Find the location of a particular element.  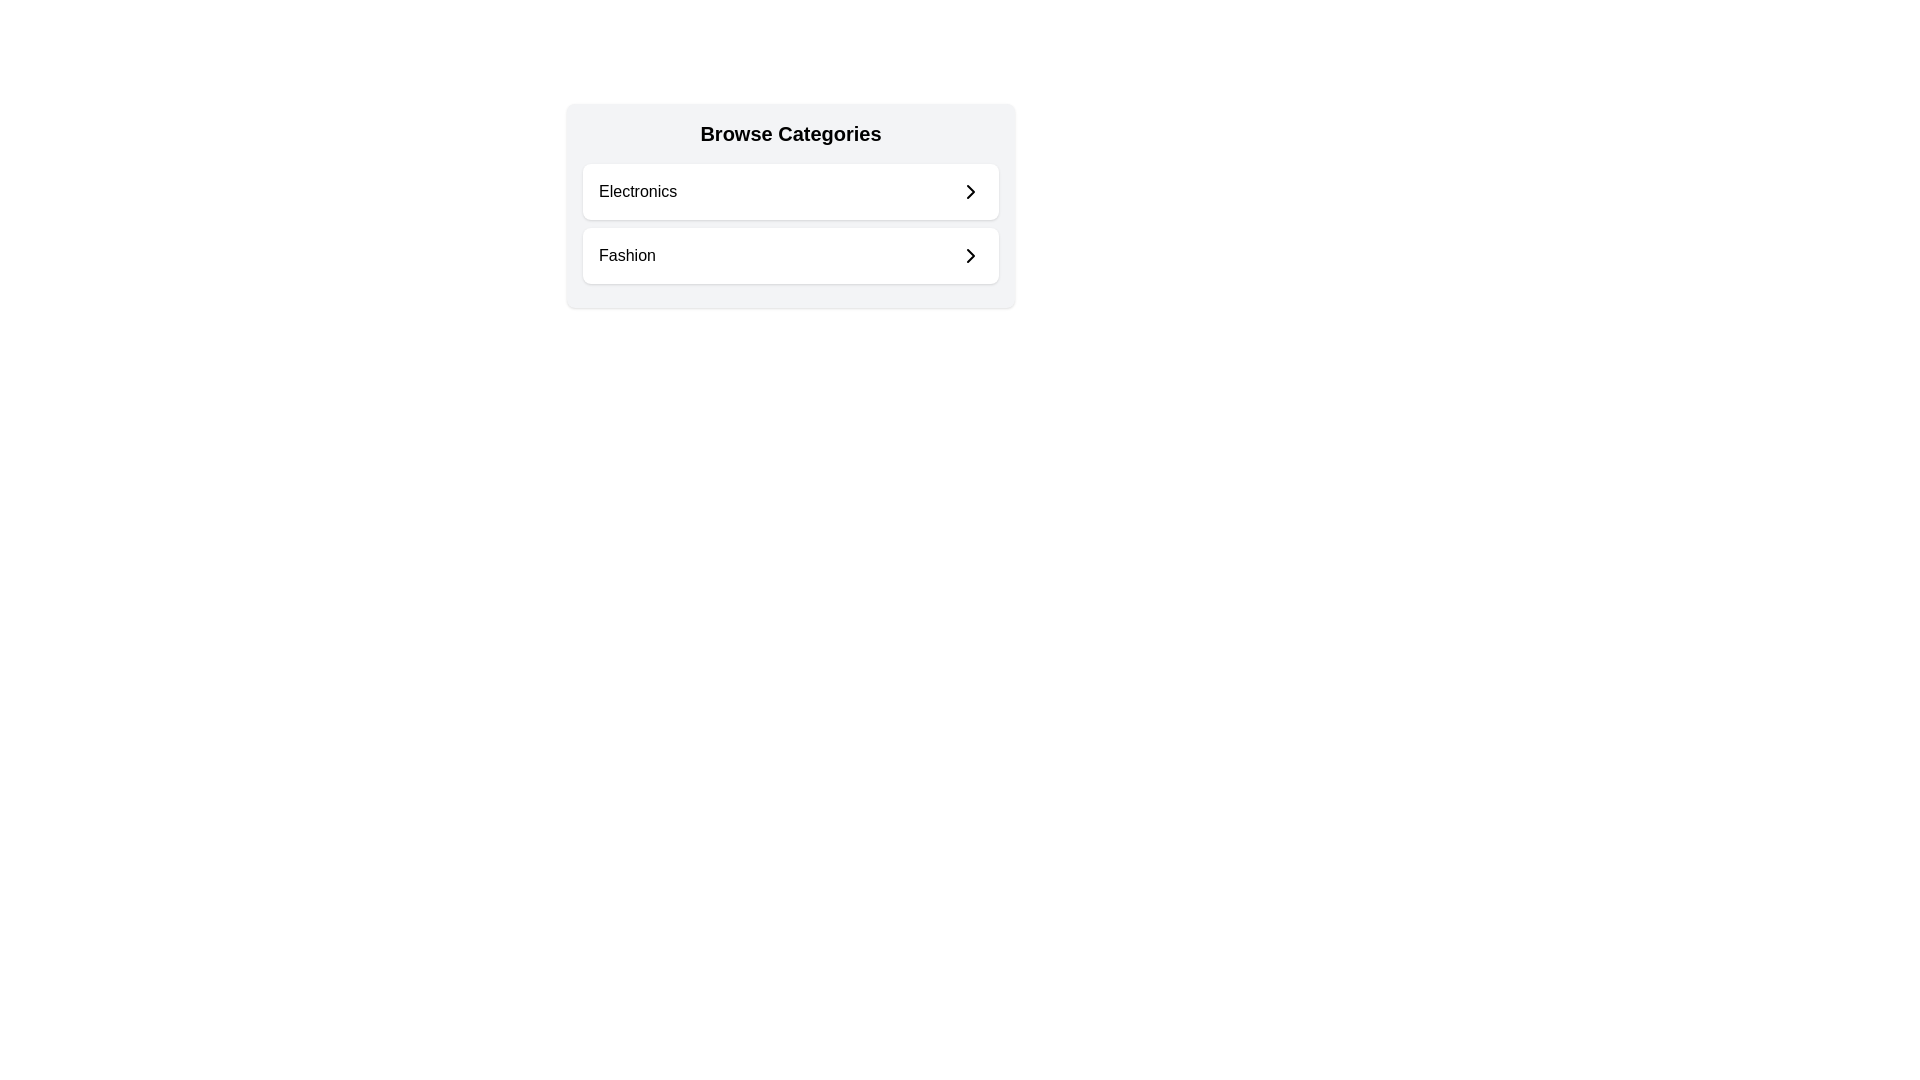

the rightward-pointing chevron arrow icon located to the far right in the row with the text 'Fashion', which indicates navigation or progression is located at coordinates (970, 254).